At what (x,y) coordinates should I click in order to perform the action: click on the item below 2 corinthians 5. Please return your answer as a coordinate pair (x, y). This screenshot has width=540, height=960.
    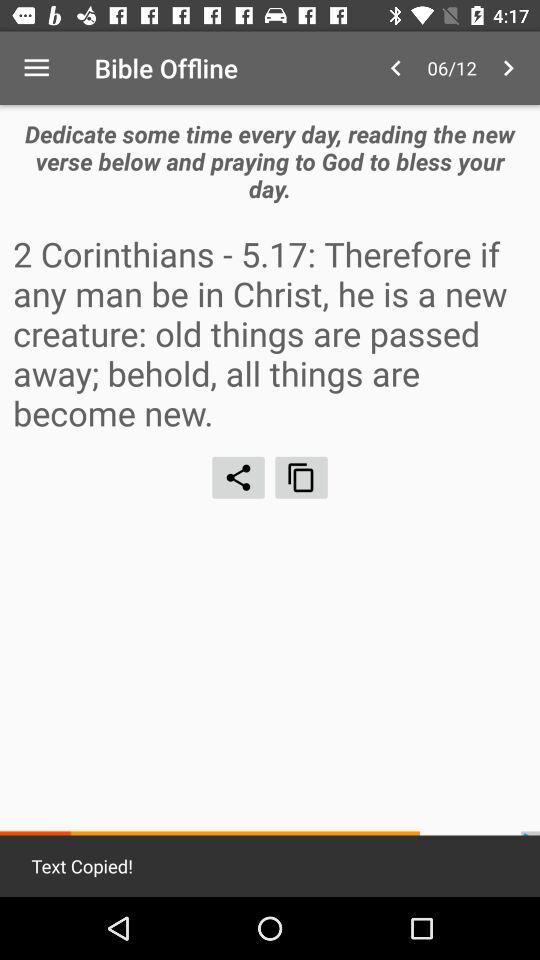
    Looking at the image, I should click on (238, 477).